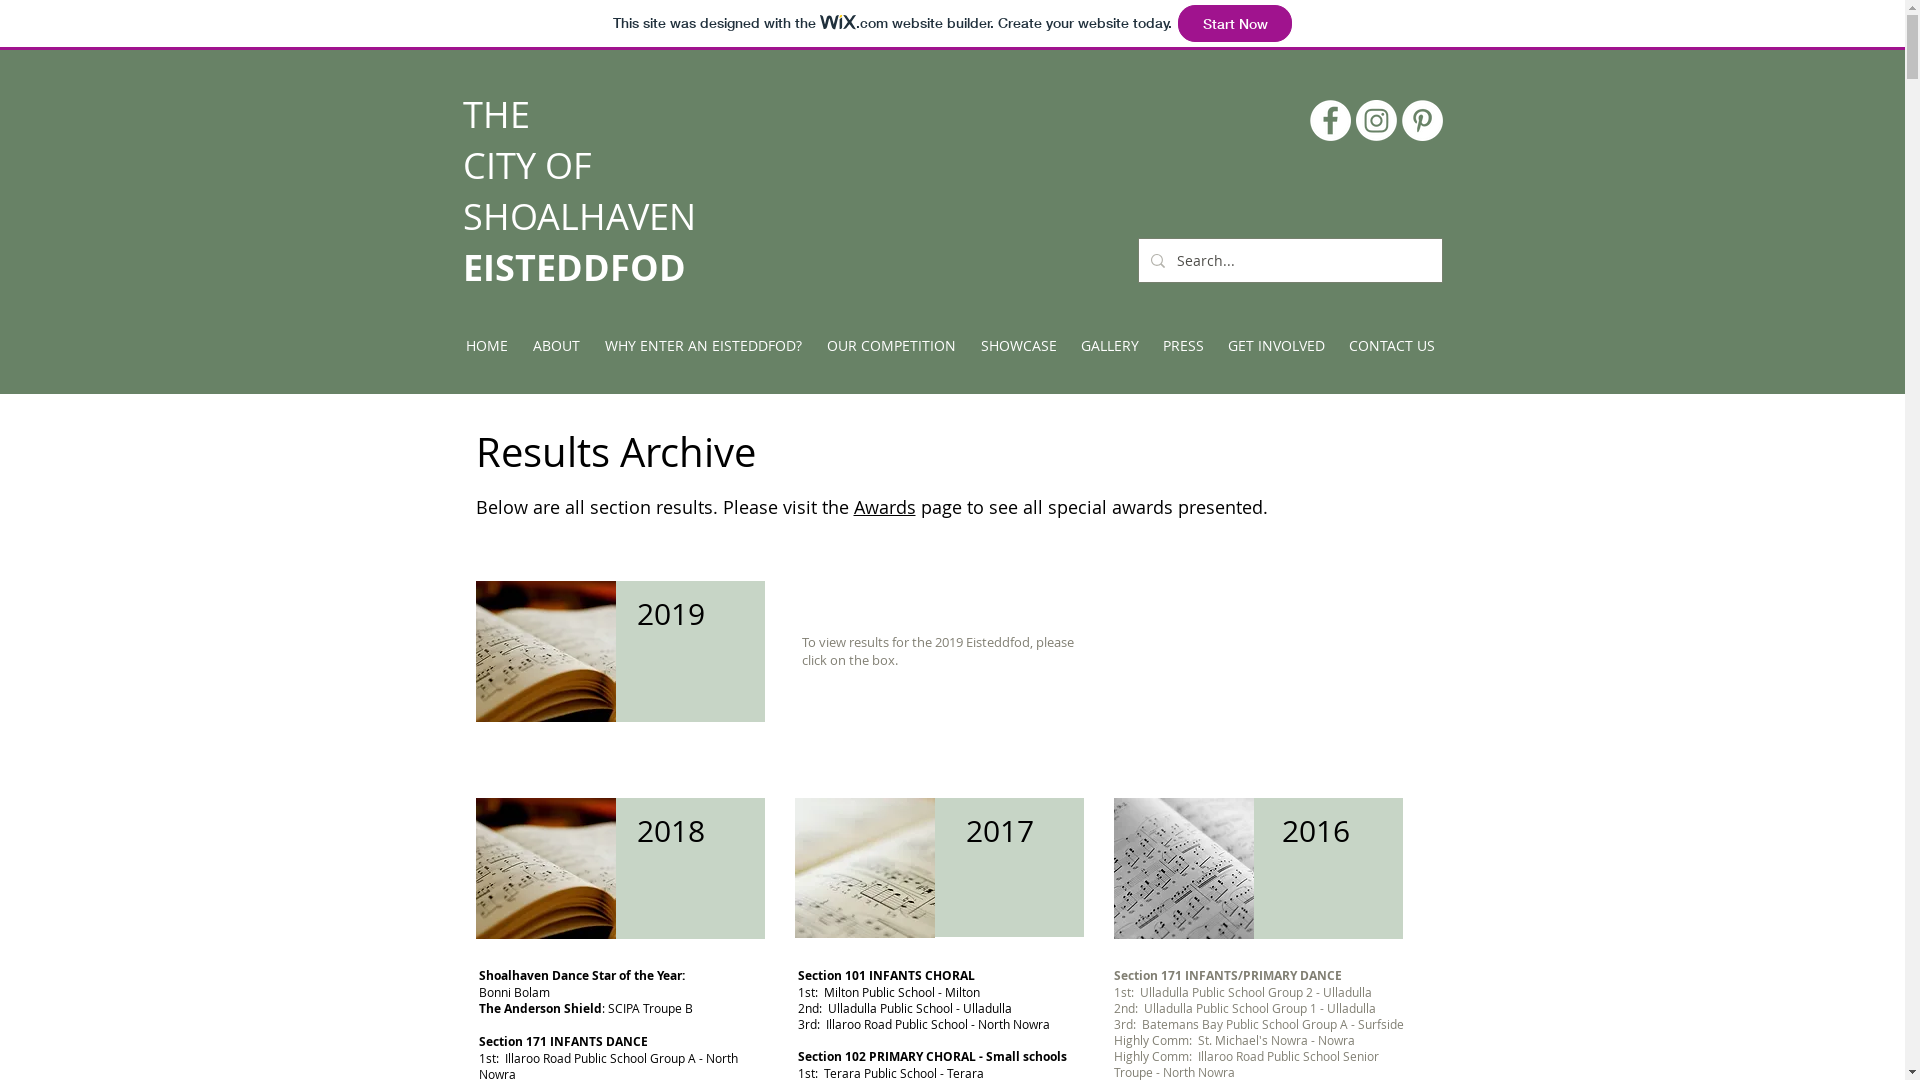 Image resolution: width=1920 pixels, height=1080 pixels. Describe the element at coordinates (1184, 345) in the screenshot. I see `'PRESS'` at that location.